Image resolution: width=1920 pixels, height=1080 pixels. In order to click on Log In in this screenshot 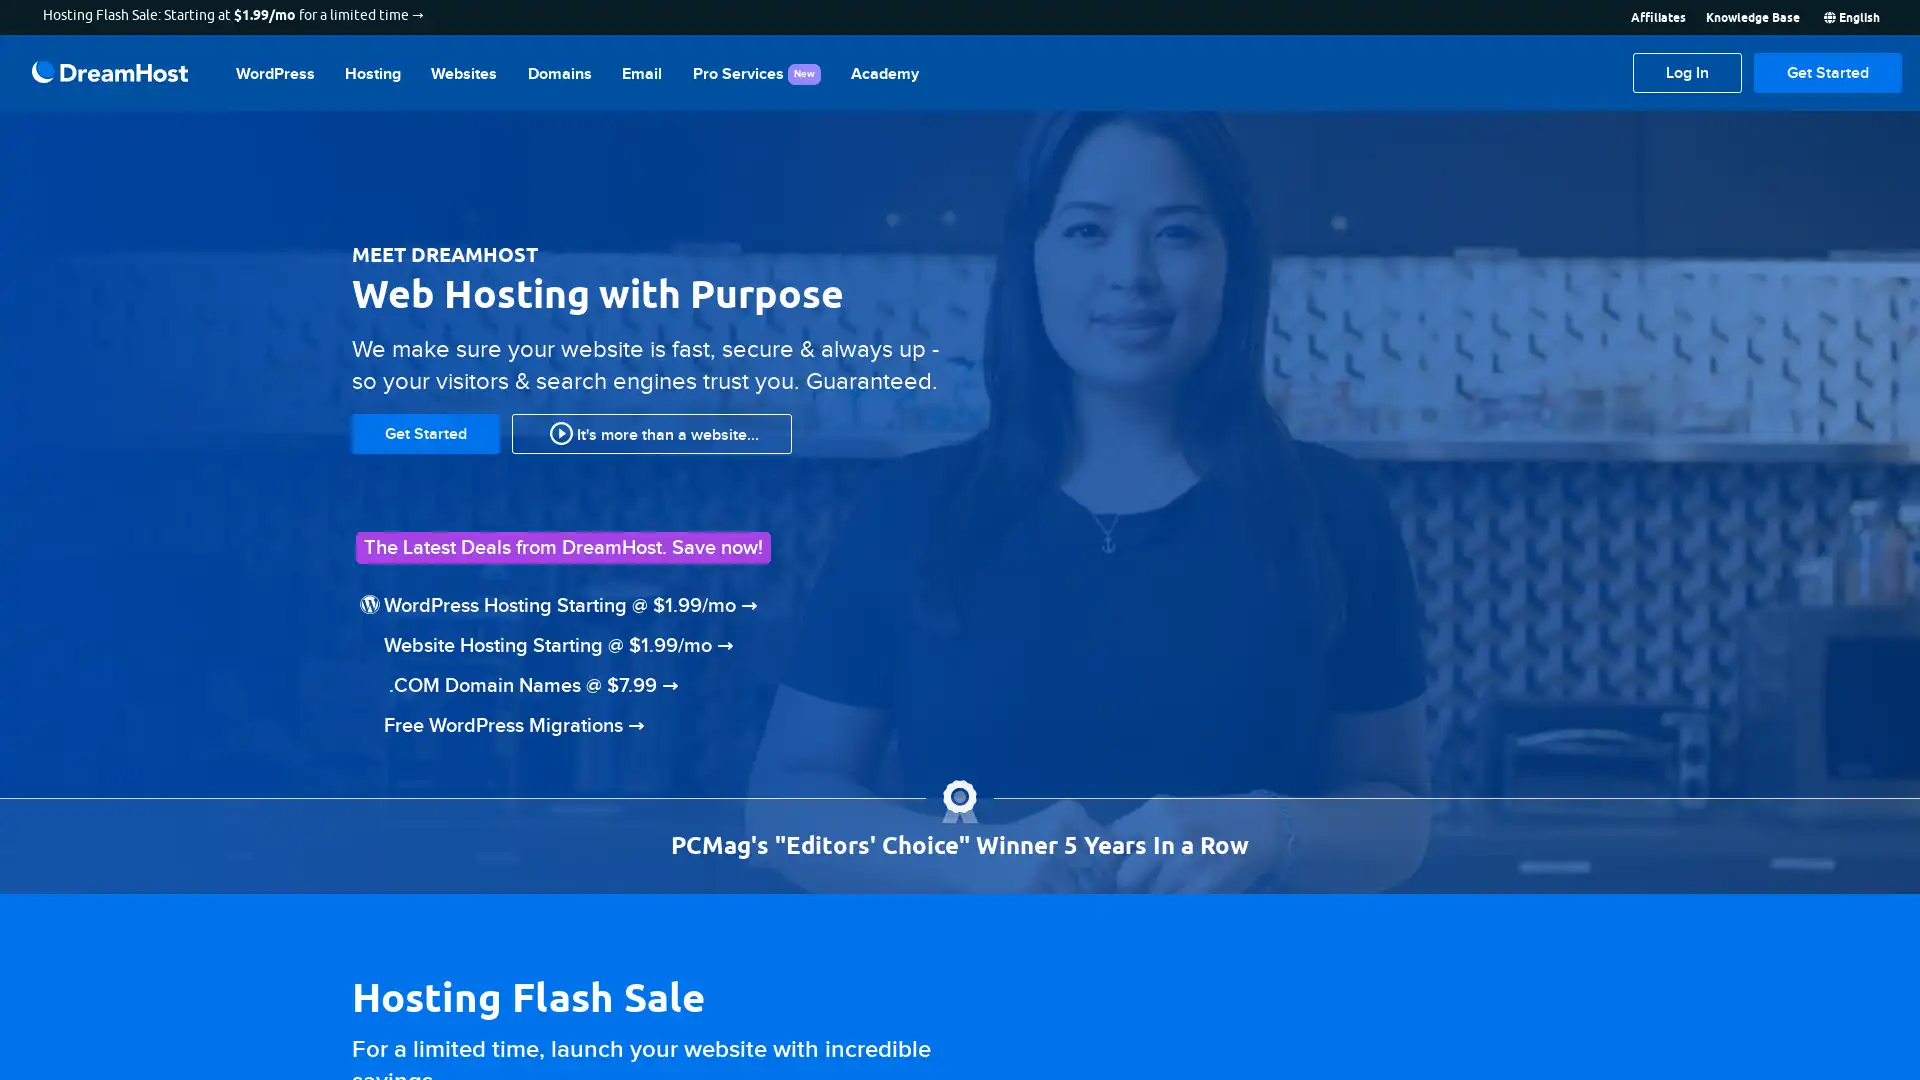, I will do `click(1686, 72)`.